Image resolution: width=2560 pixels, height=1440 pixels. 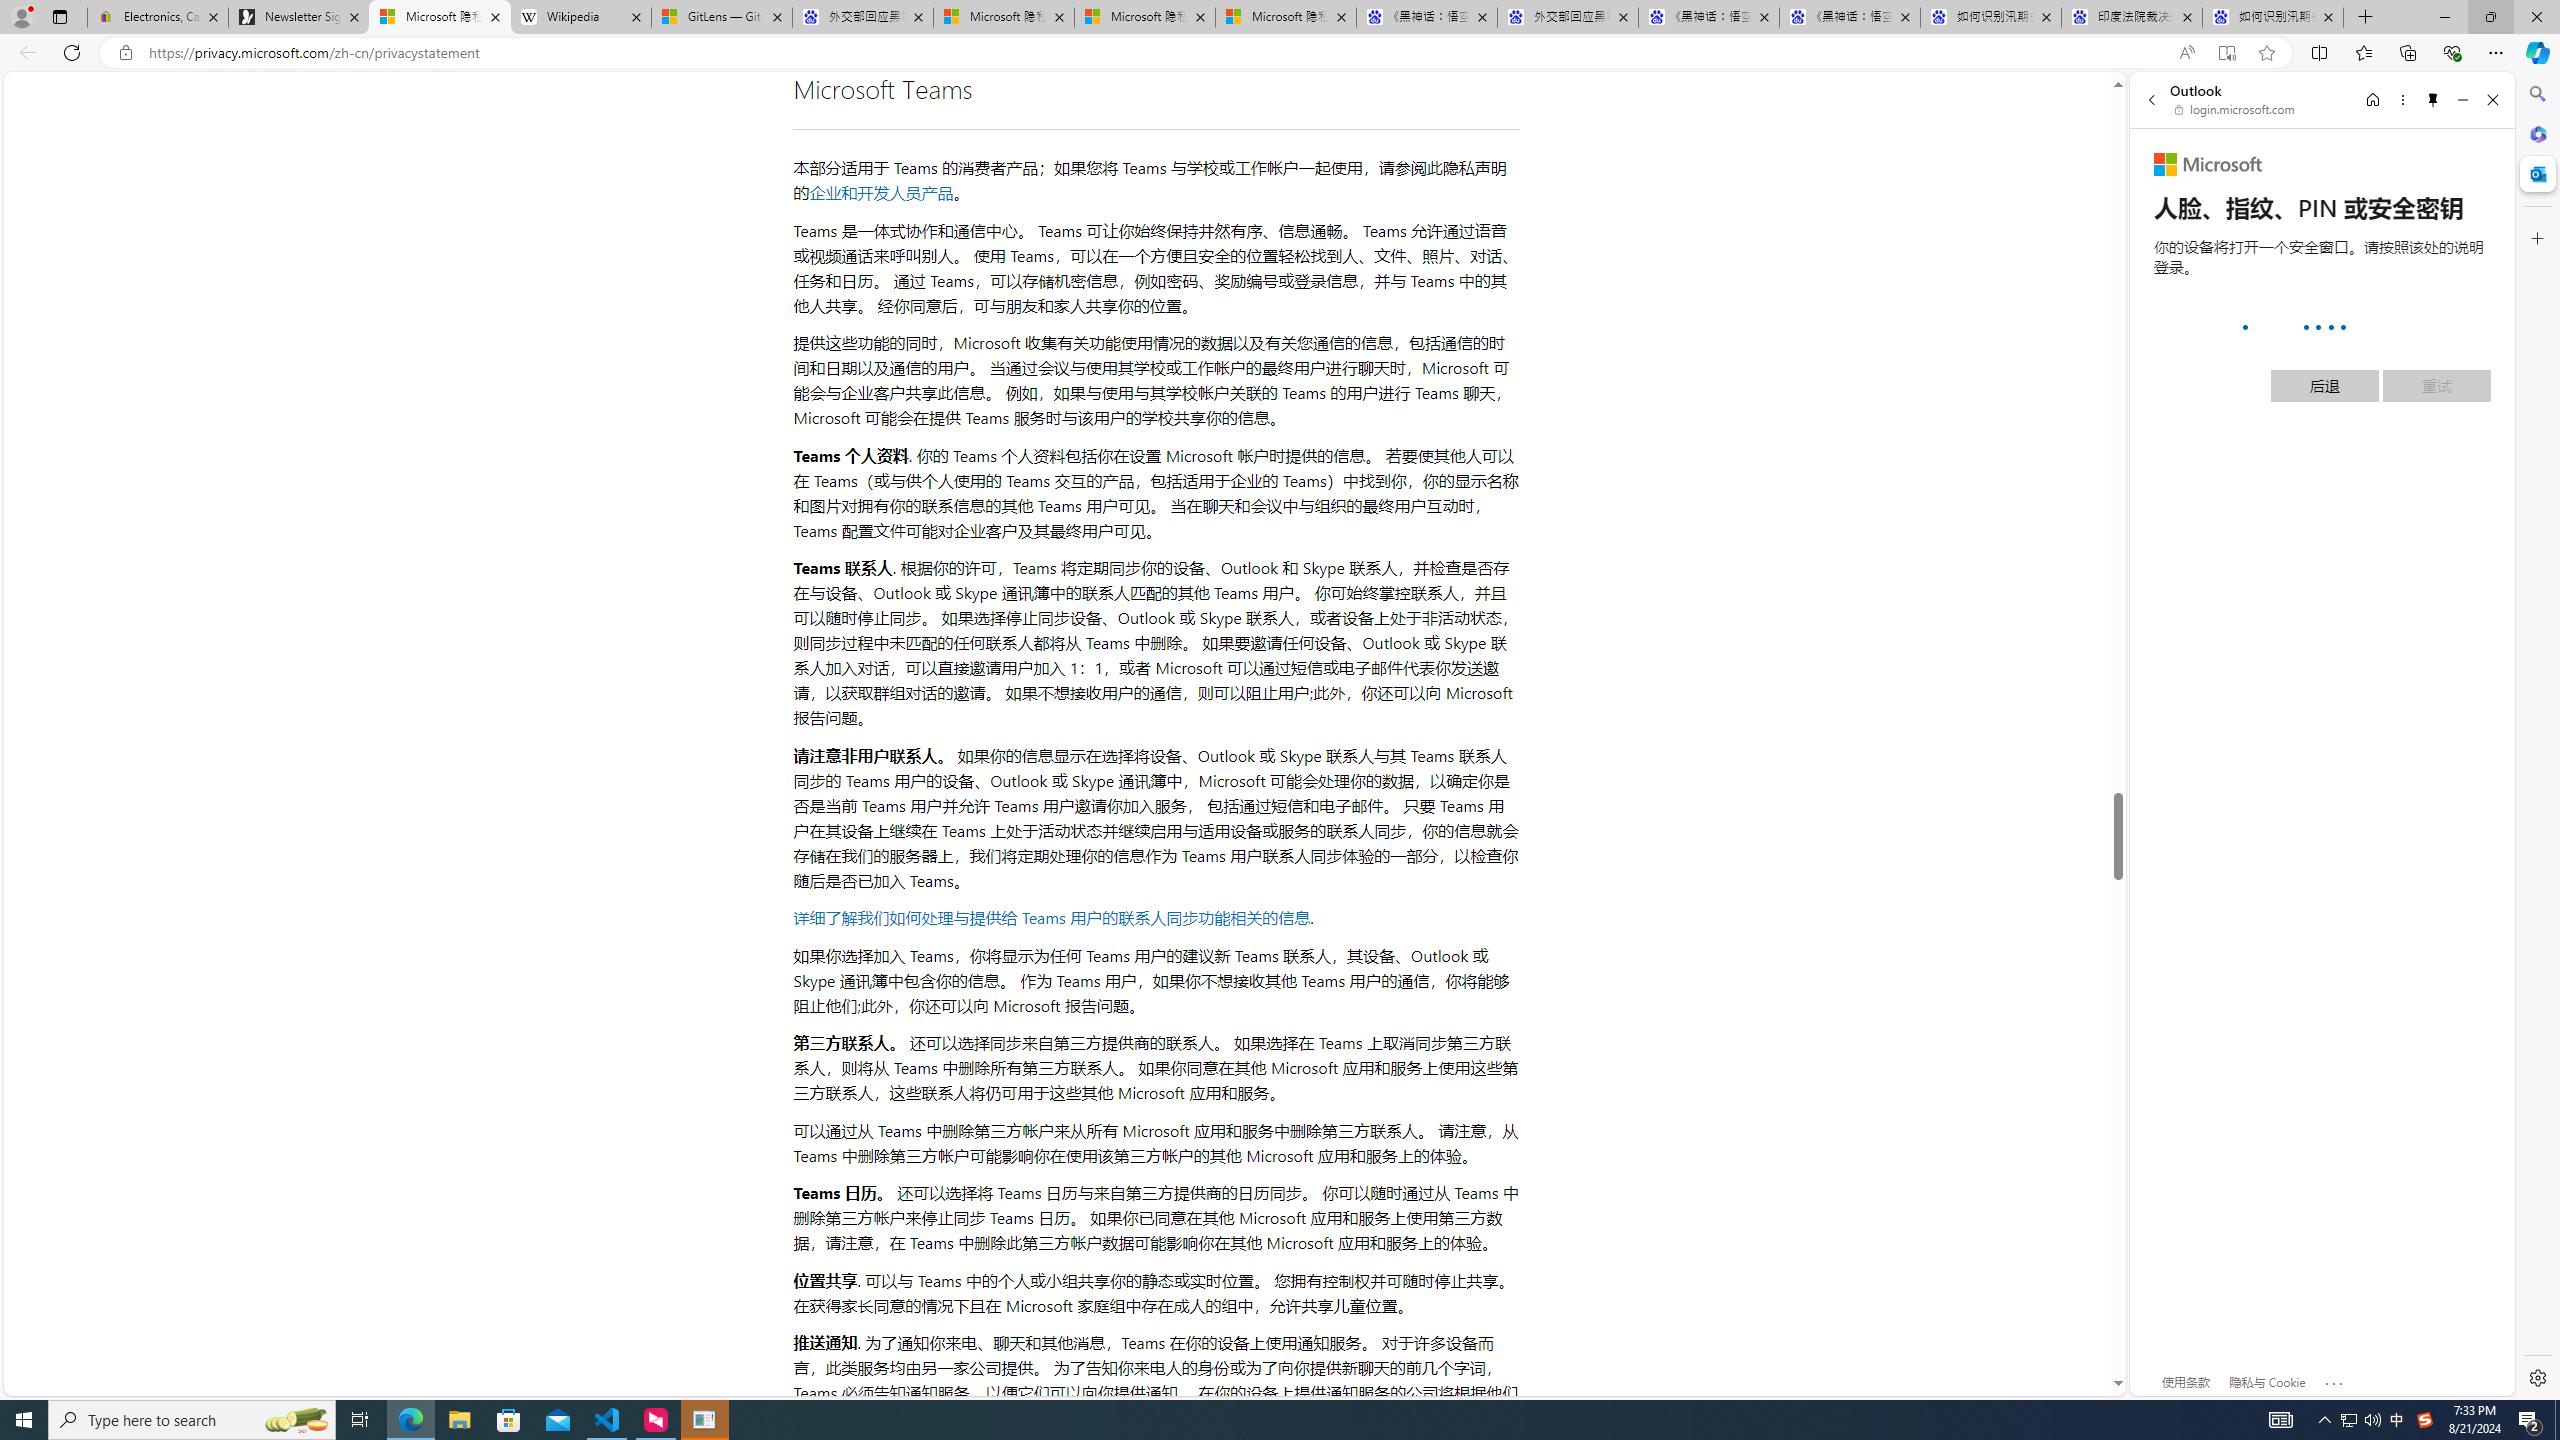 What do you see at coordinates (298, 16) in the screenshot?
I see `'Newsletter Sign Up'` at bounding box center [298, 16].